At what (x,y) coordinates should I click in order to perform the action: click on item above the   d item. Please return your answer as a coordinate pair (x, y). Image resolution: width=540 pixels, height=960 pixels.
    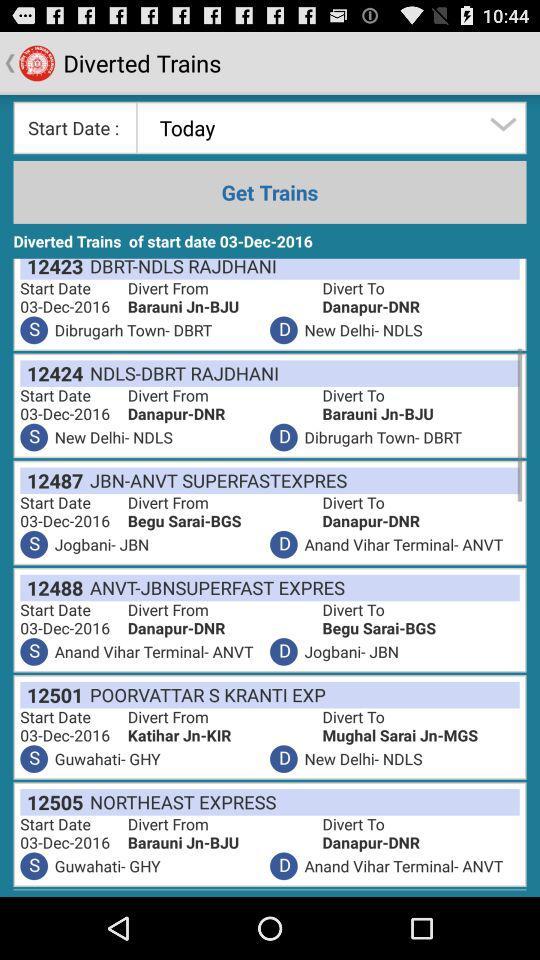
    Looking at the image, I should click on (222, 734).